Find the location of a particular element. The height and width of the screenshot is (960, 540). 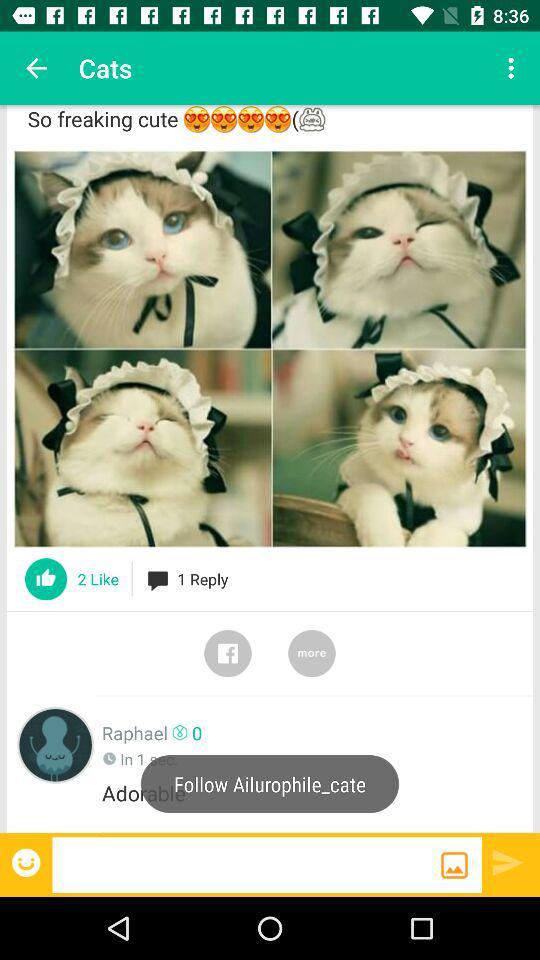

more pictures is located at coordinates (312, 652).